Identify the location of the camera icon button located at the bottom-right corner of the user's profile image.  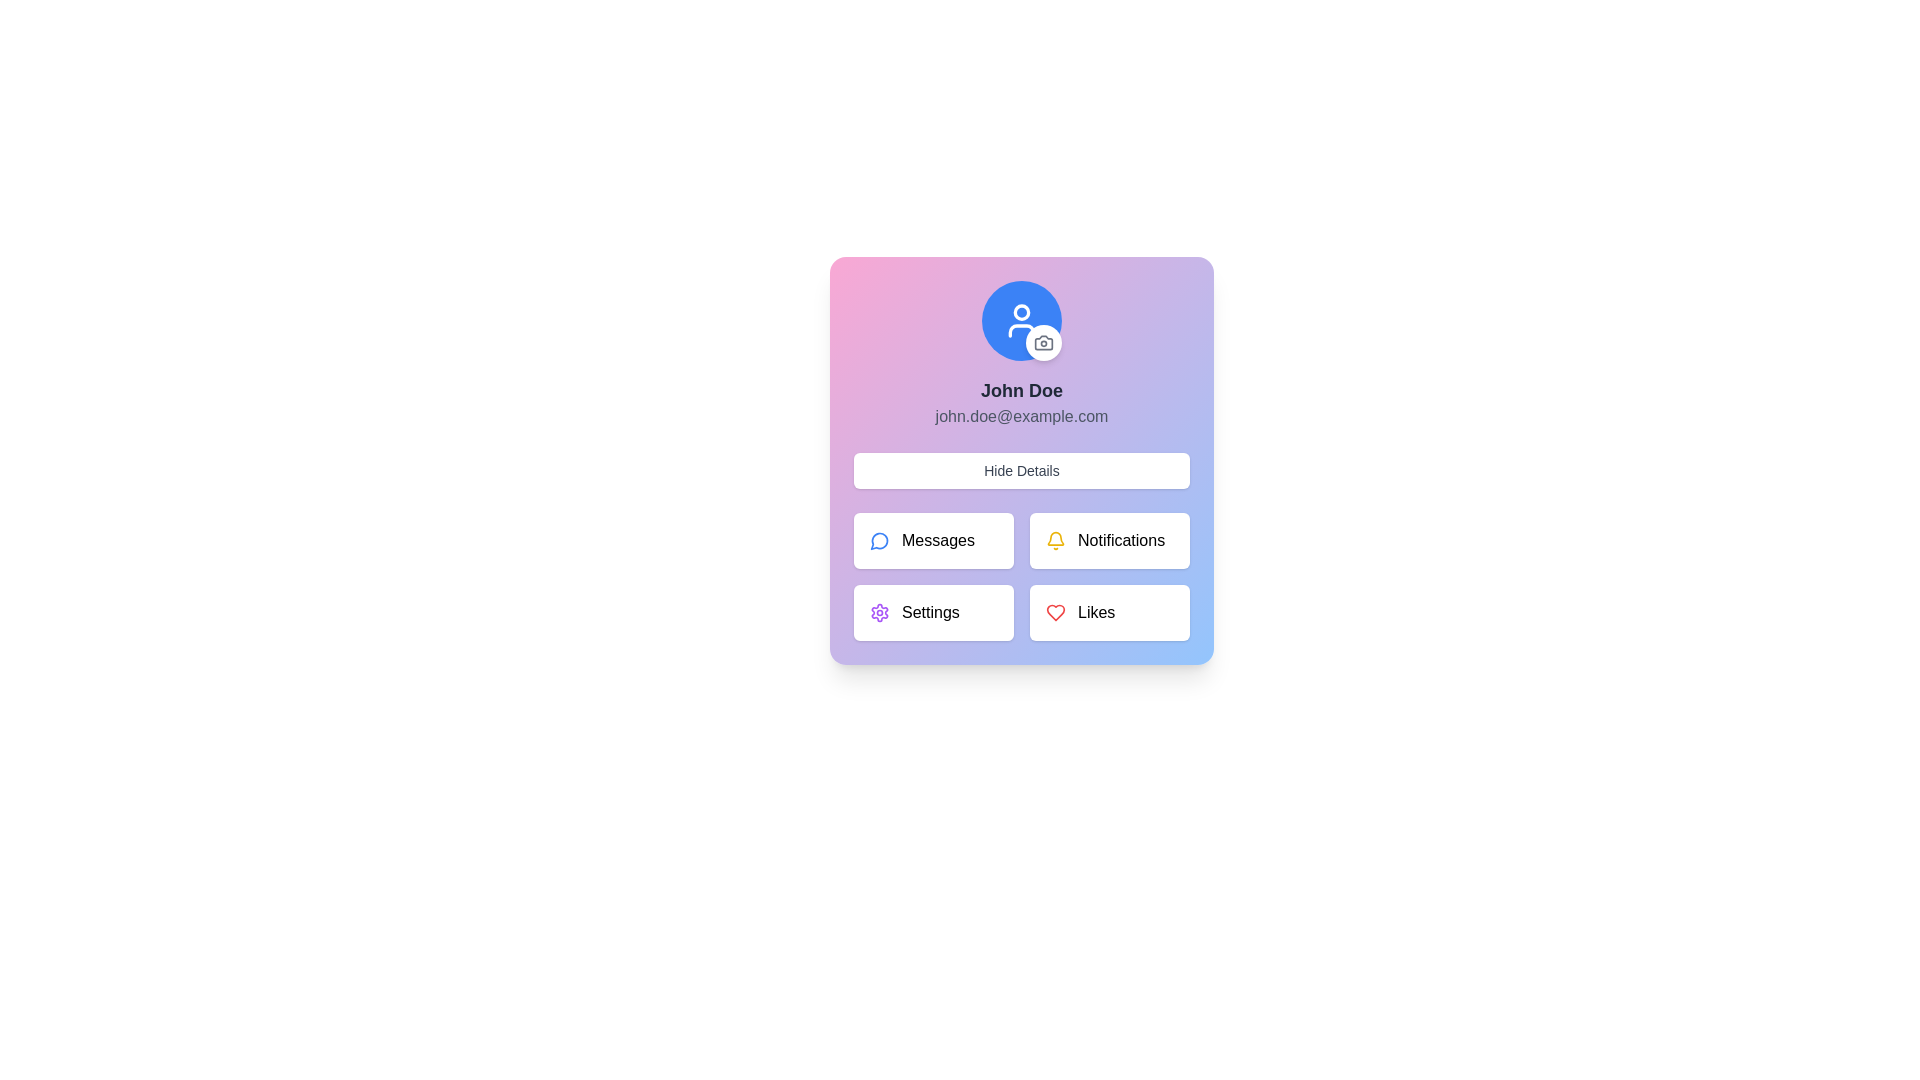
(1042, 342).